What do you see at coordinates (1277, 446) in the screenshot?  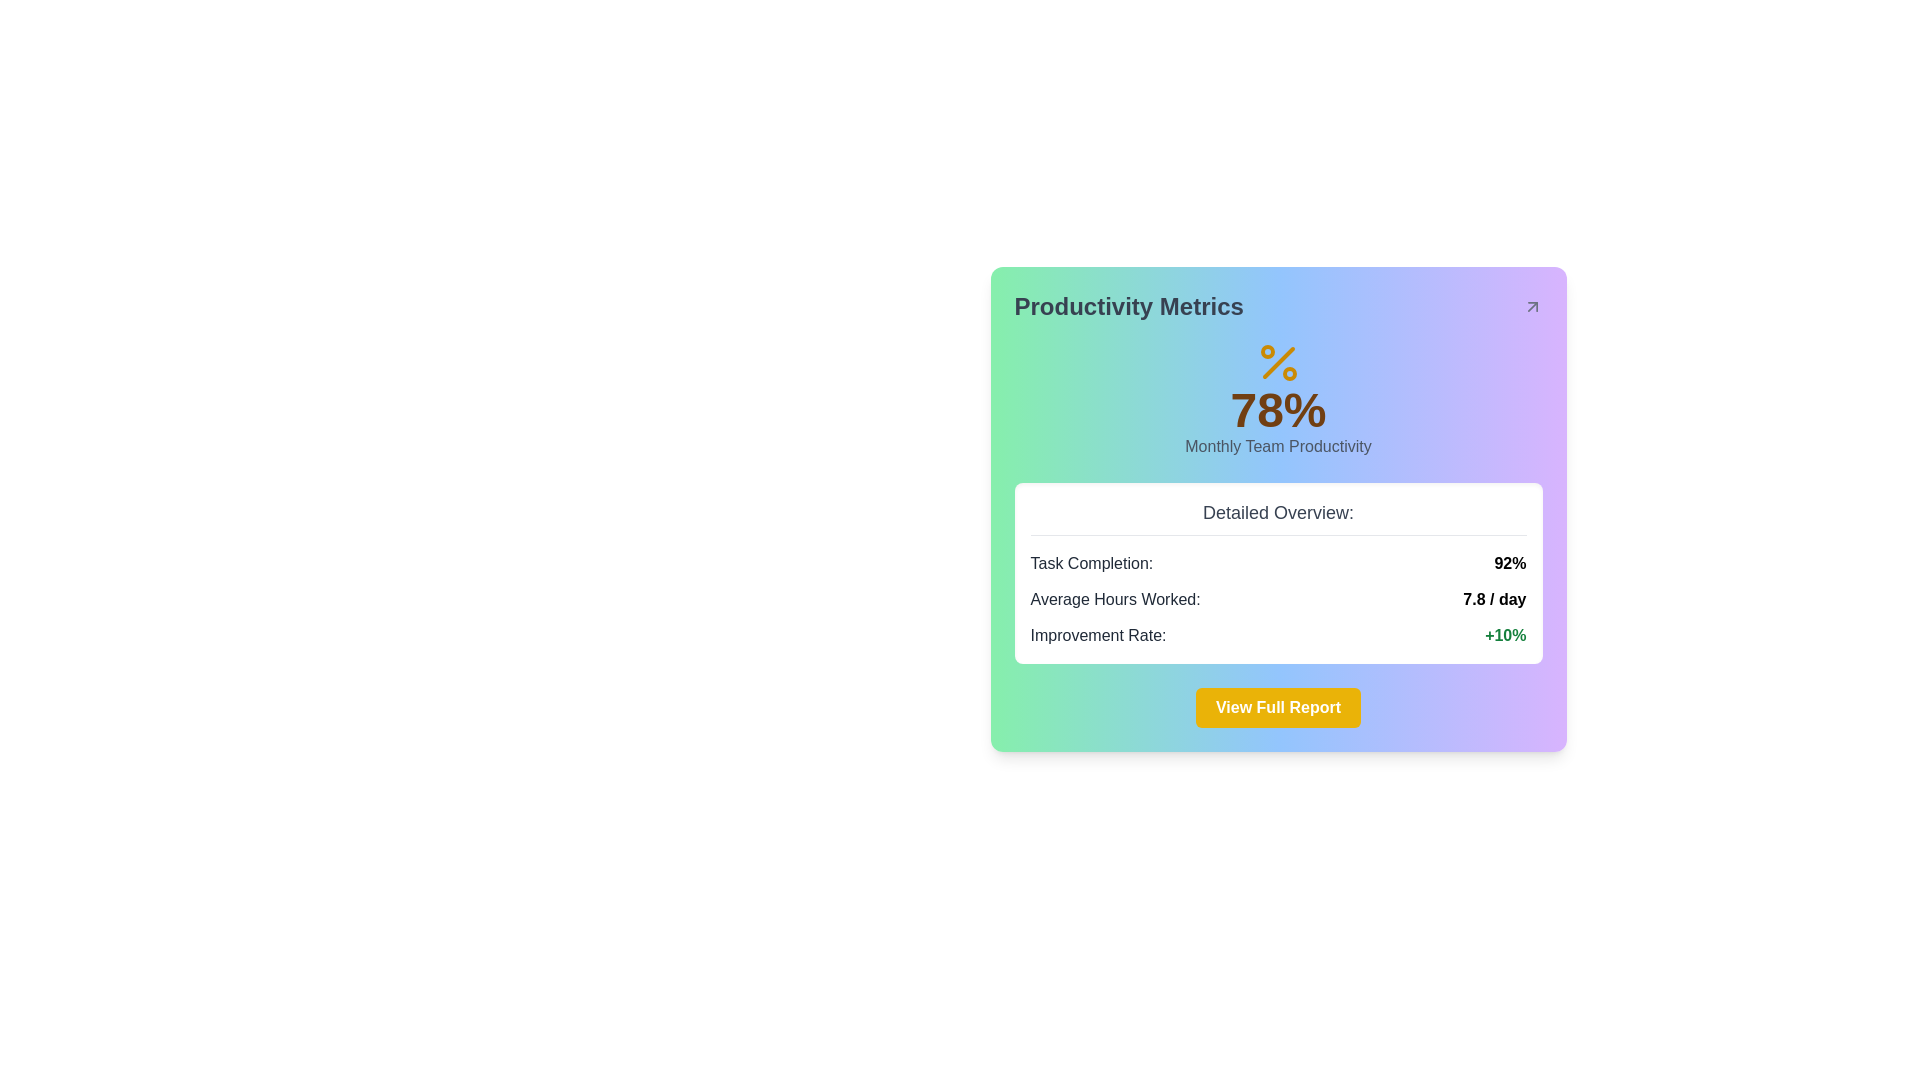 I see `the text label displaying 'Monthly Team Productivity', which is styled in gray and located below the percentage value '78%' within a centered card component` at bounding box center [1277, 446].